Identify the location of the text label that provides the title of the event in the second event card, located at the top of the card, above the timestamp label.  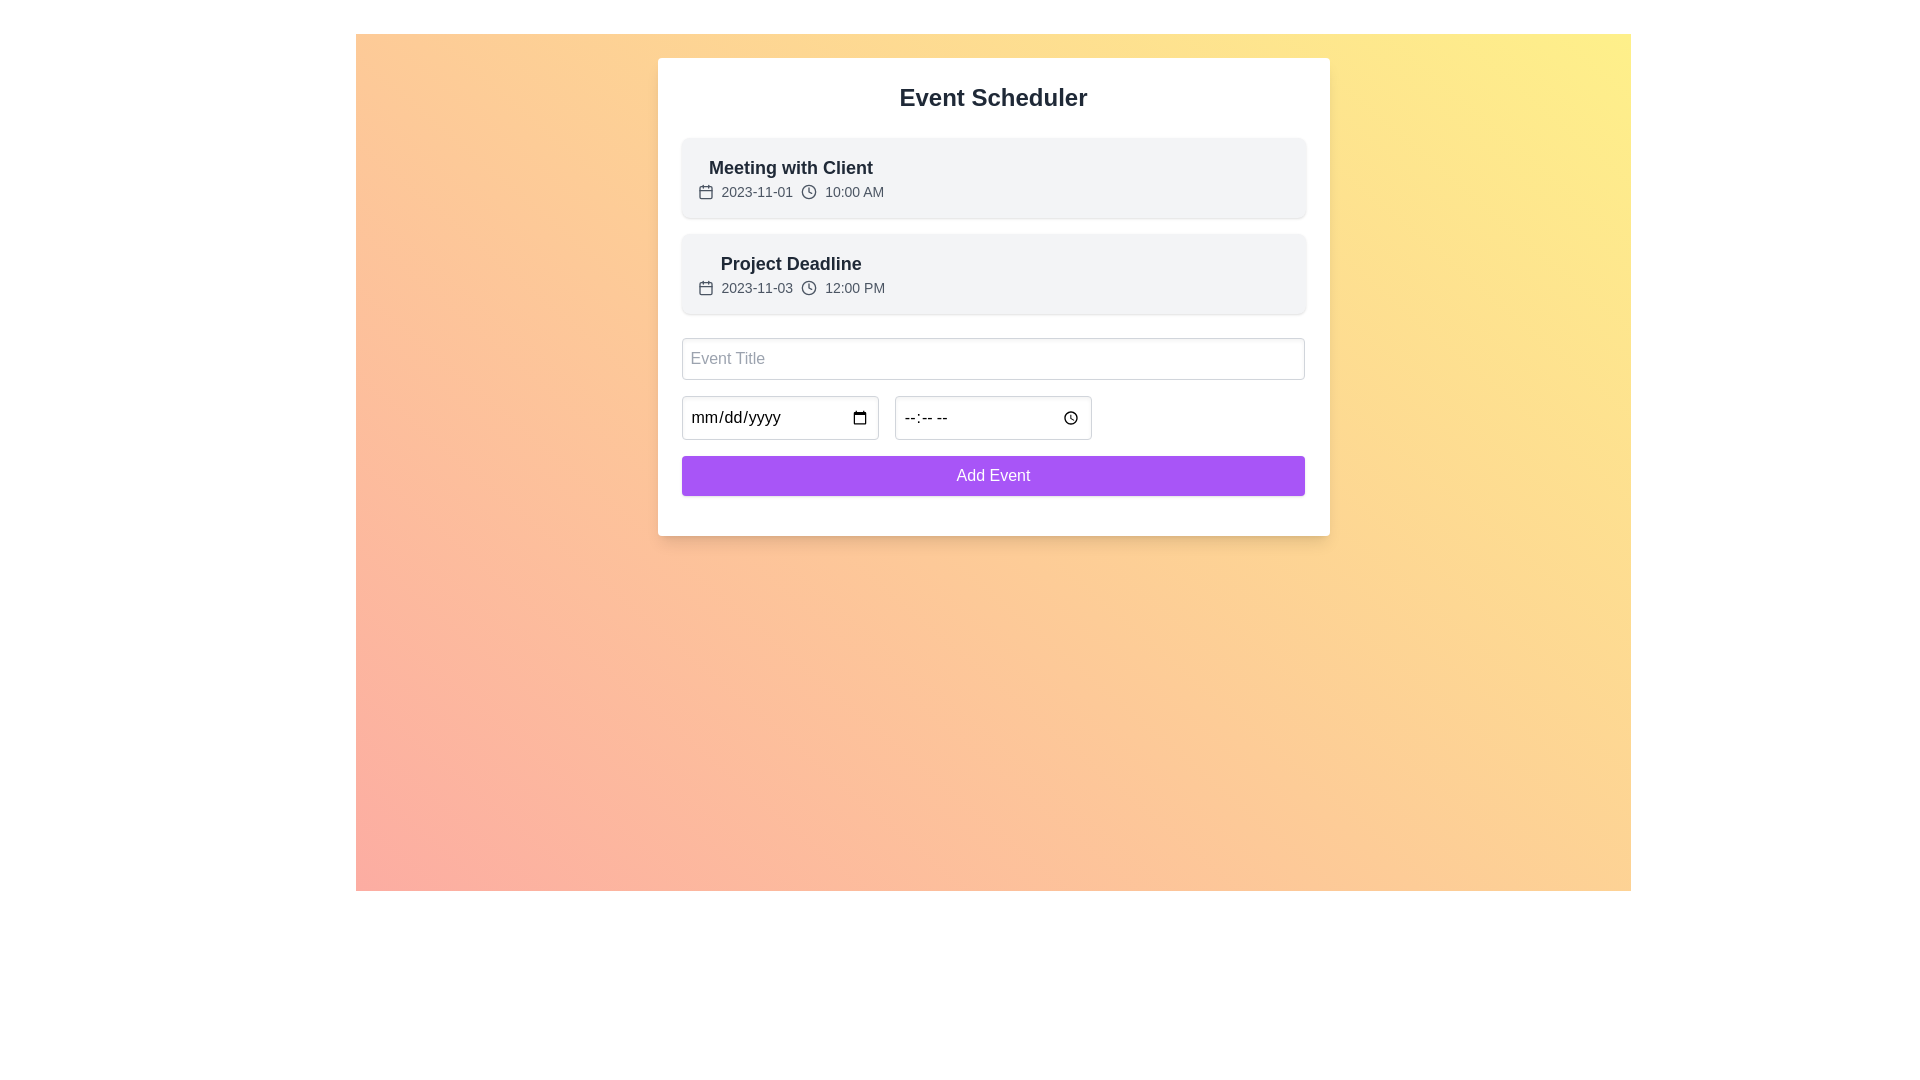
(790, 262).